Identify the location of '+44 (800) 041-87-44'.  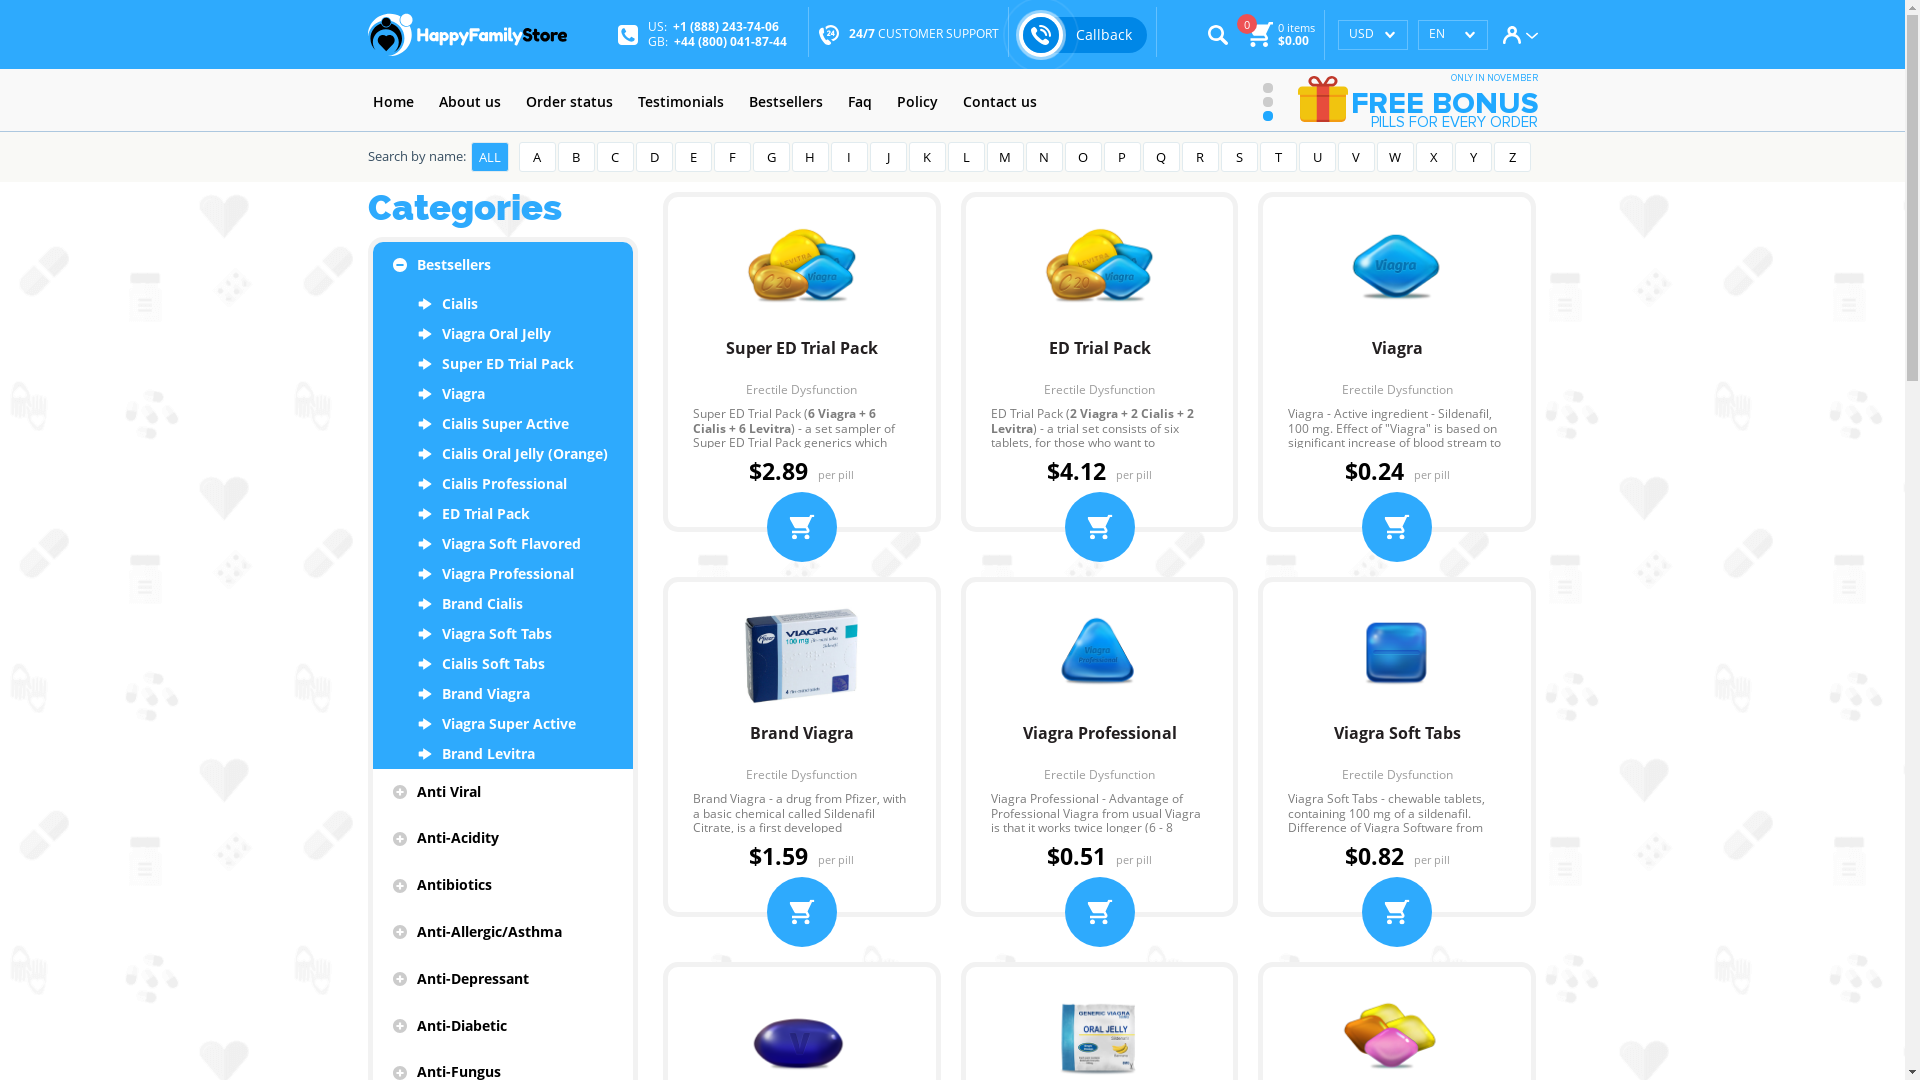
(729, 40).